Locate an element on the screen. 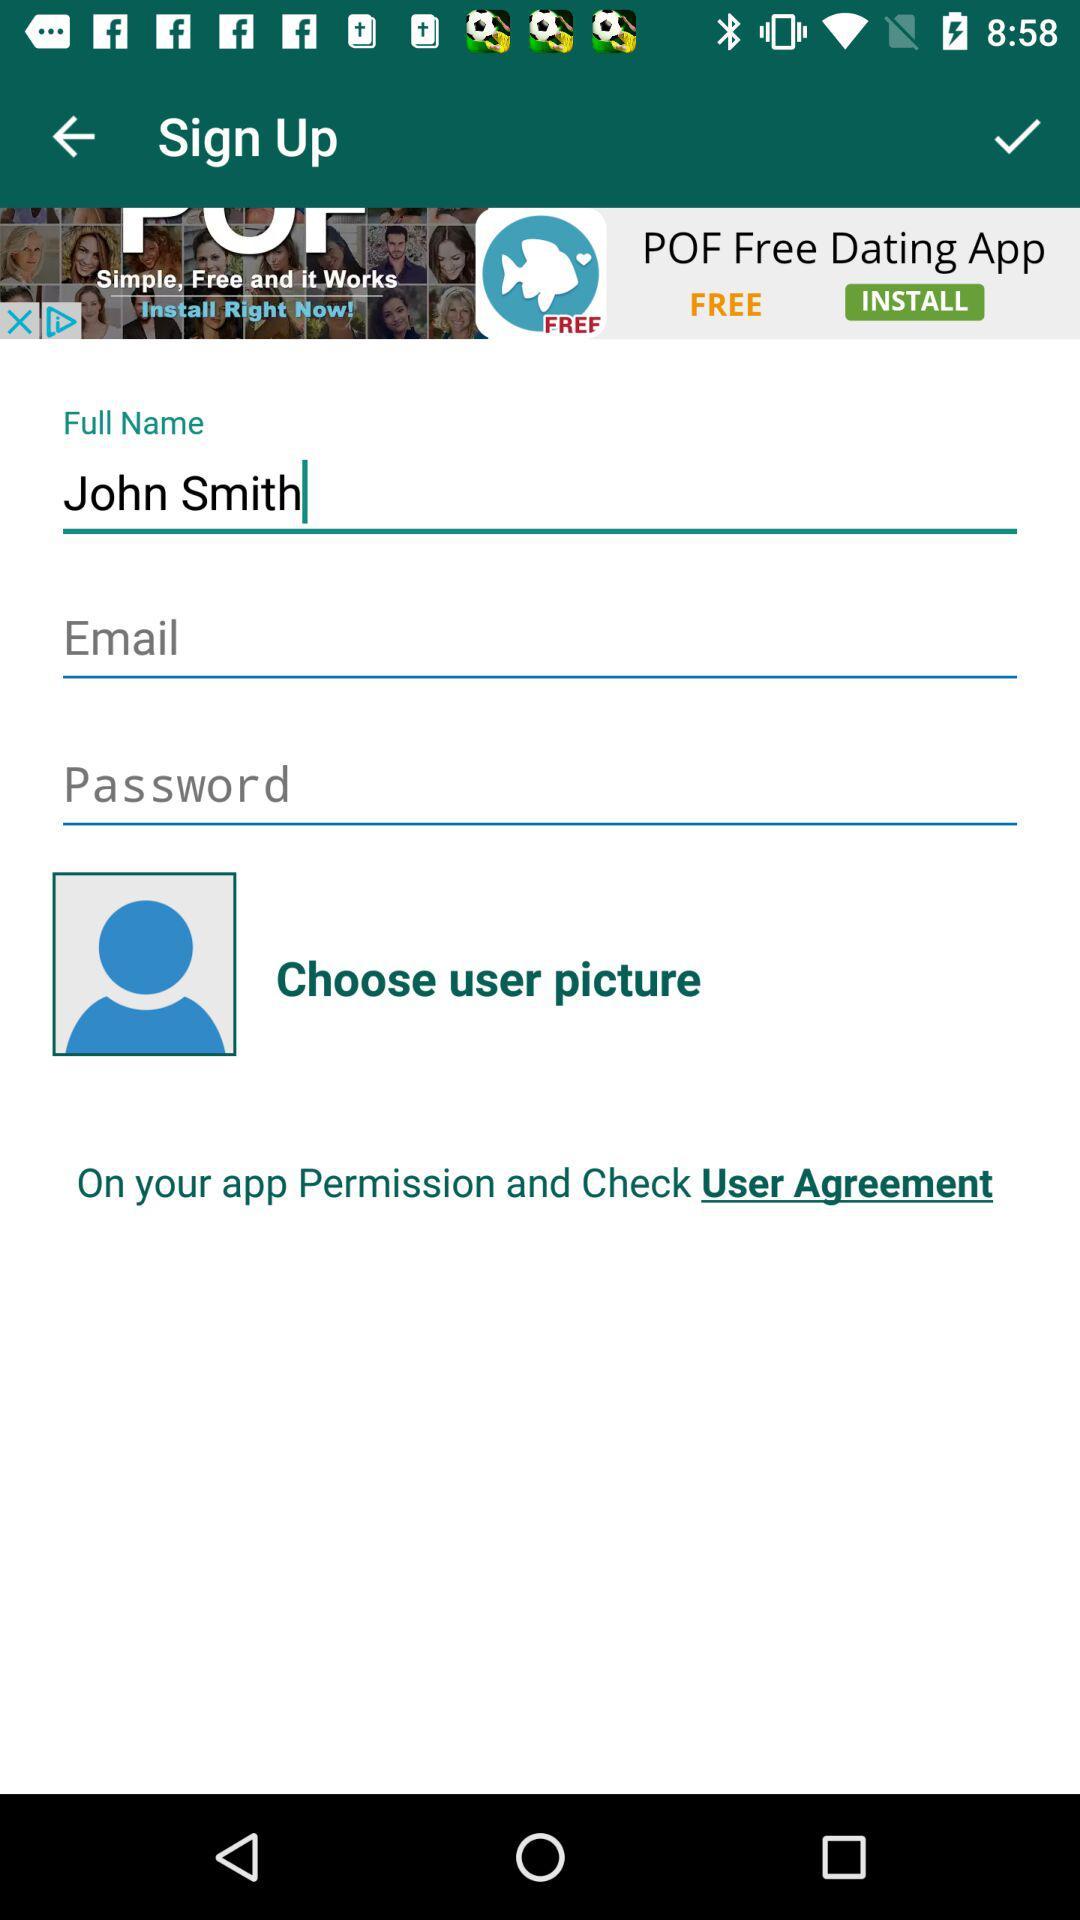 This screenshot has width=1080, height=1920. pas is located at coordinates (540, 785).